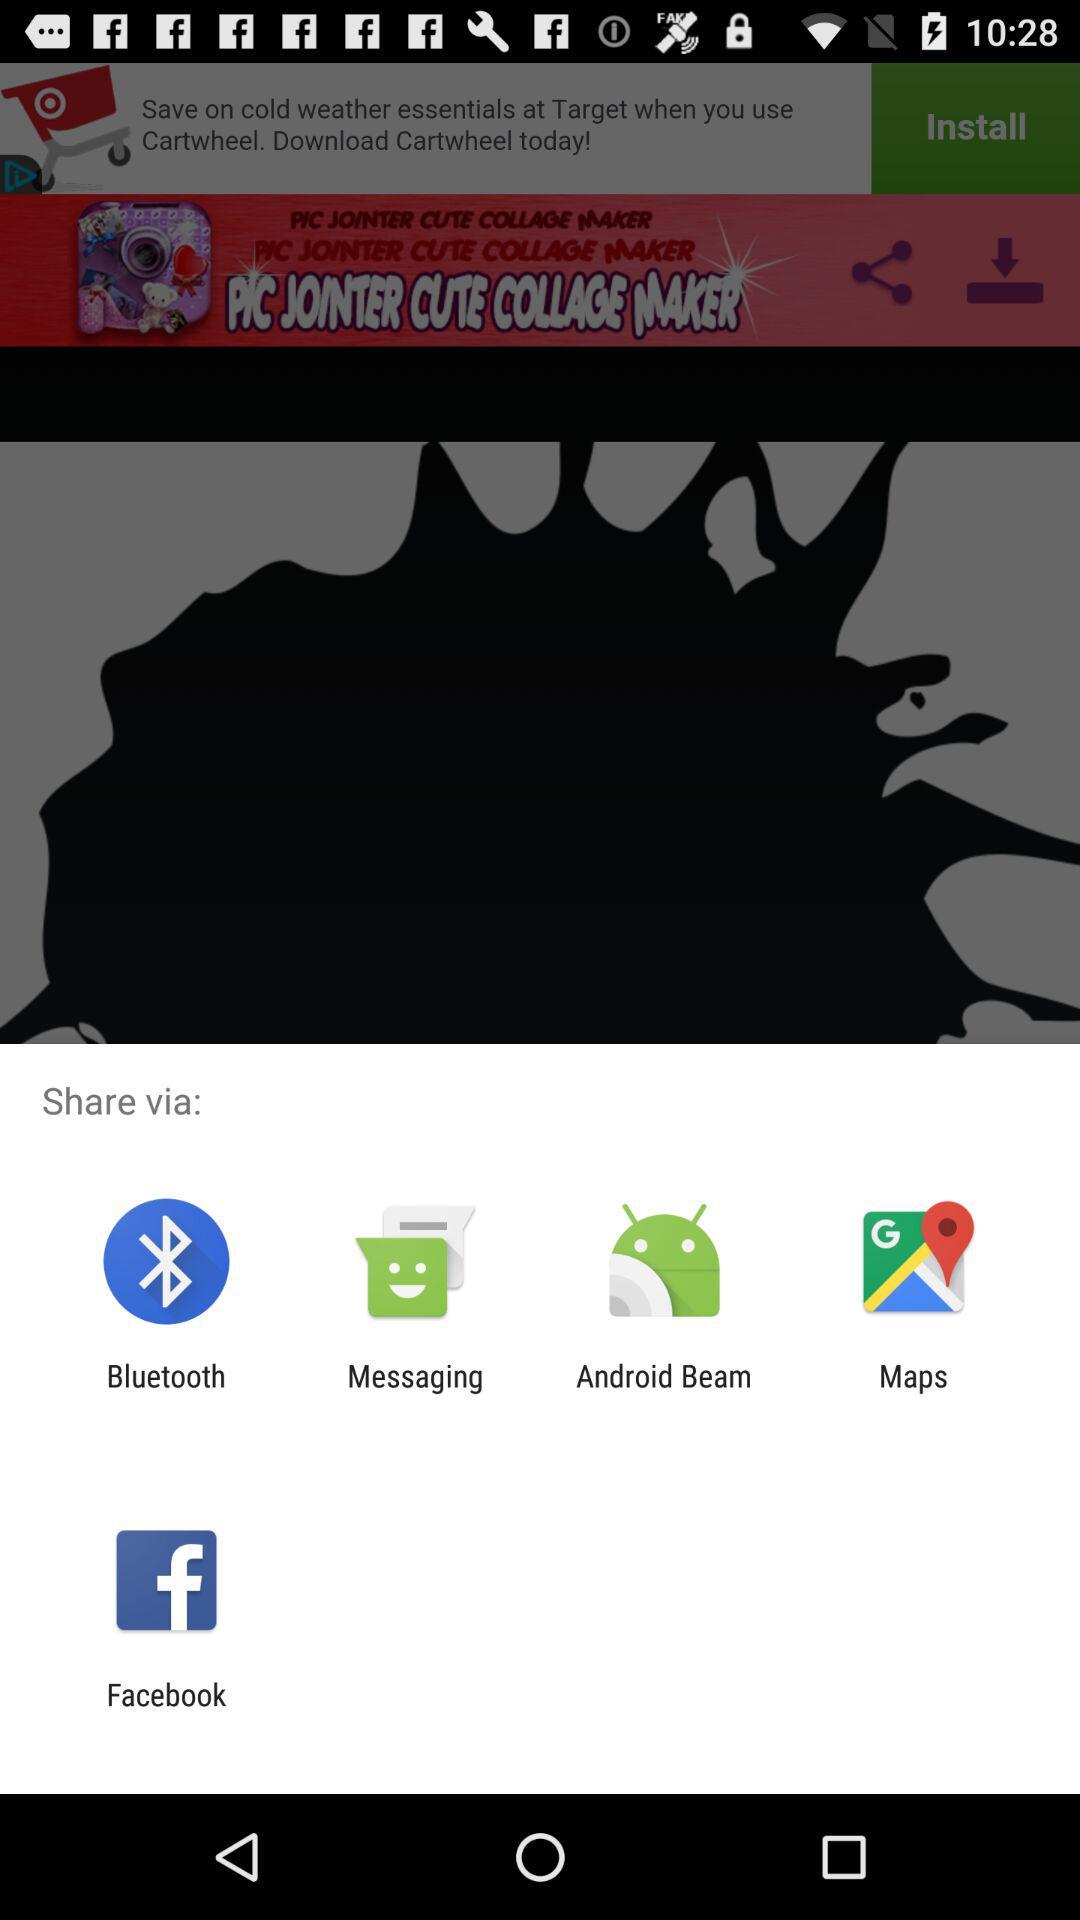 The height and width of the screenshot is (1920, 1080). I want to click on the bluetooth icon, so click(165, 1392).